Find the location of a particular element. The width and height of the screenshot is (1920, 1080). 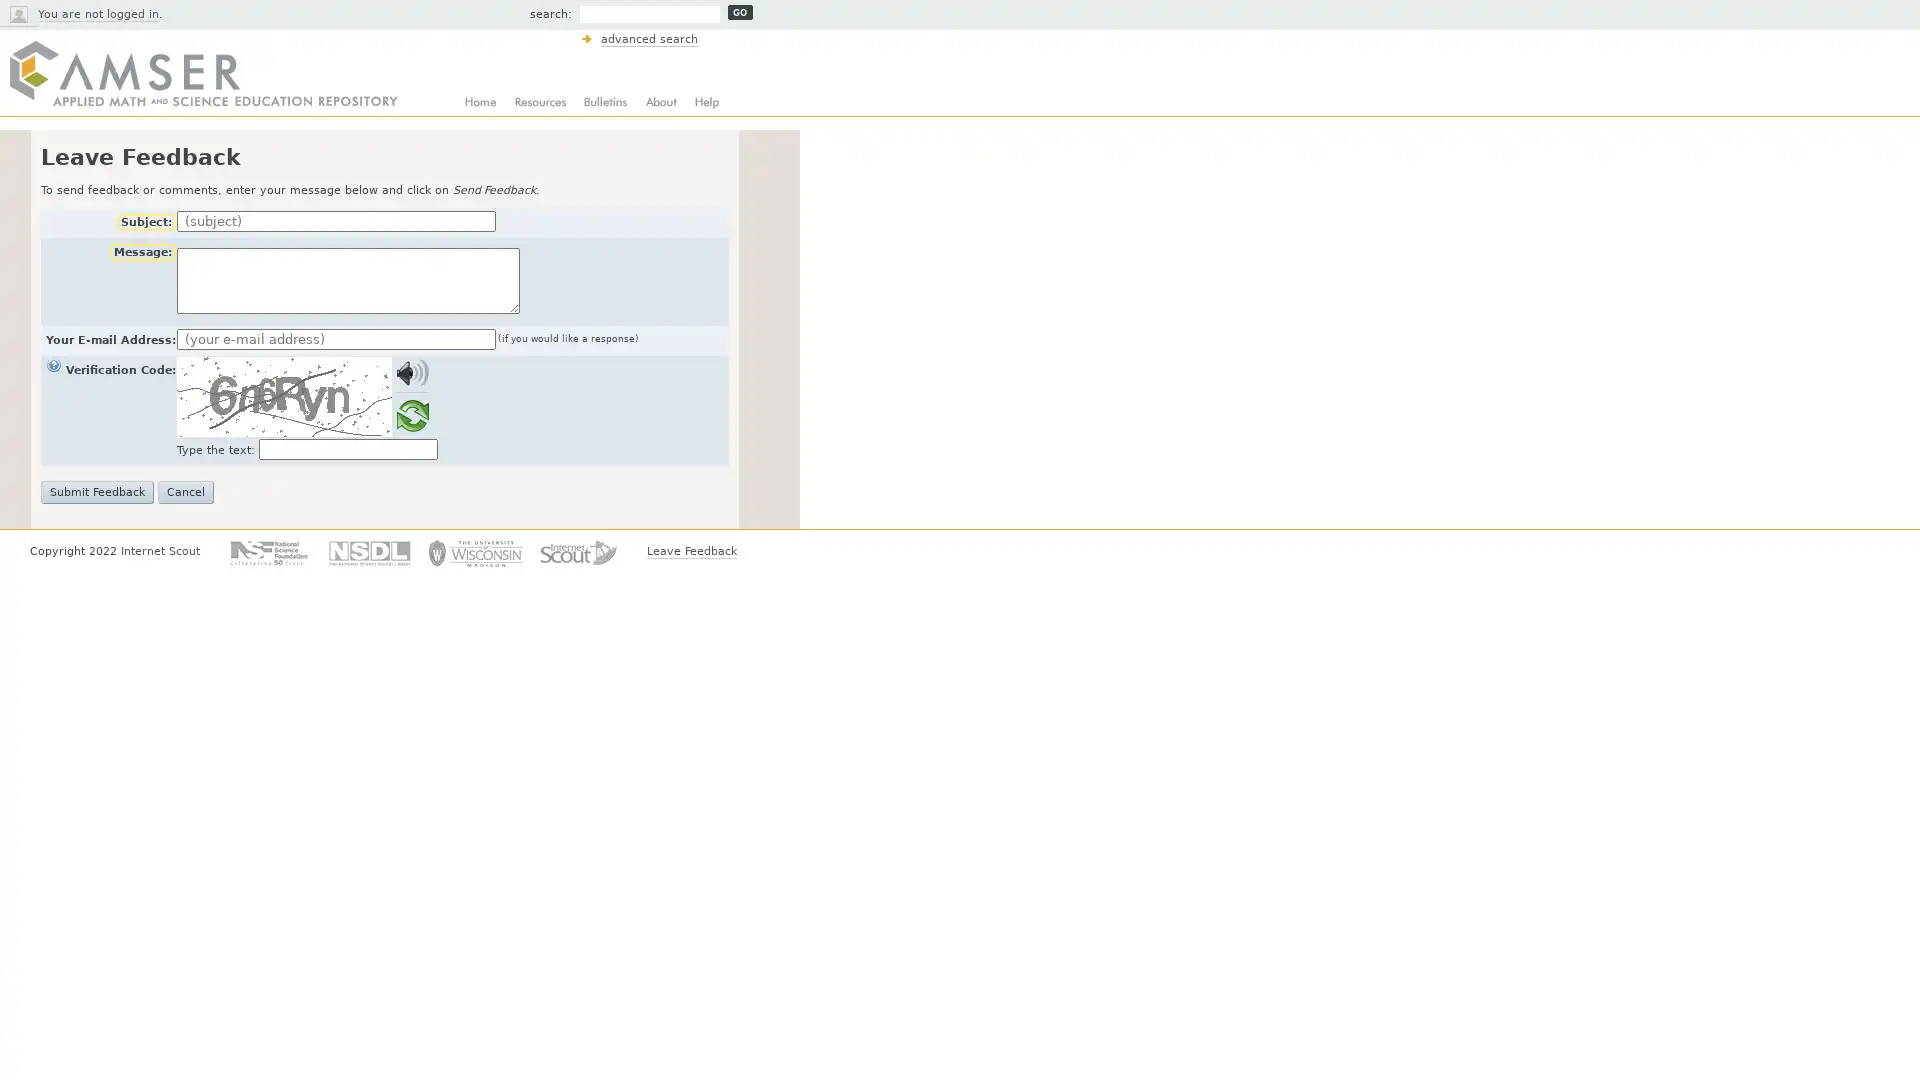

Cancel is located at coordinates (186, 492).